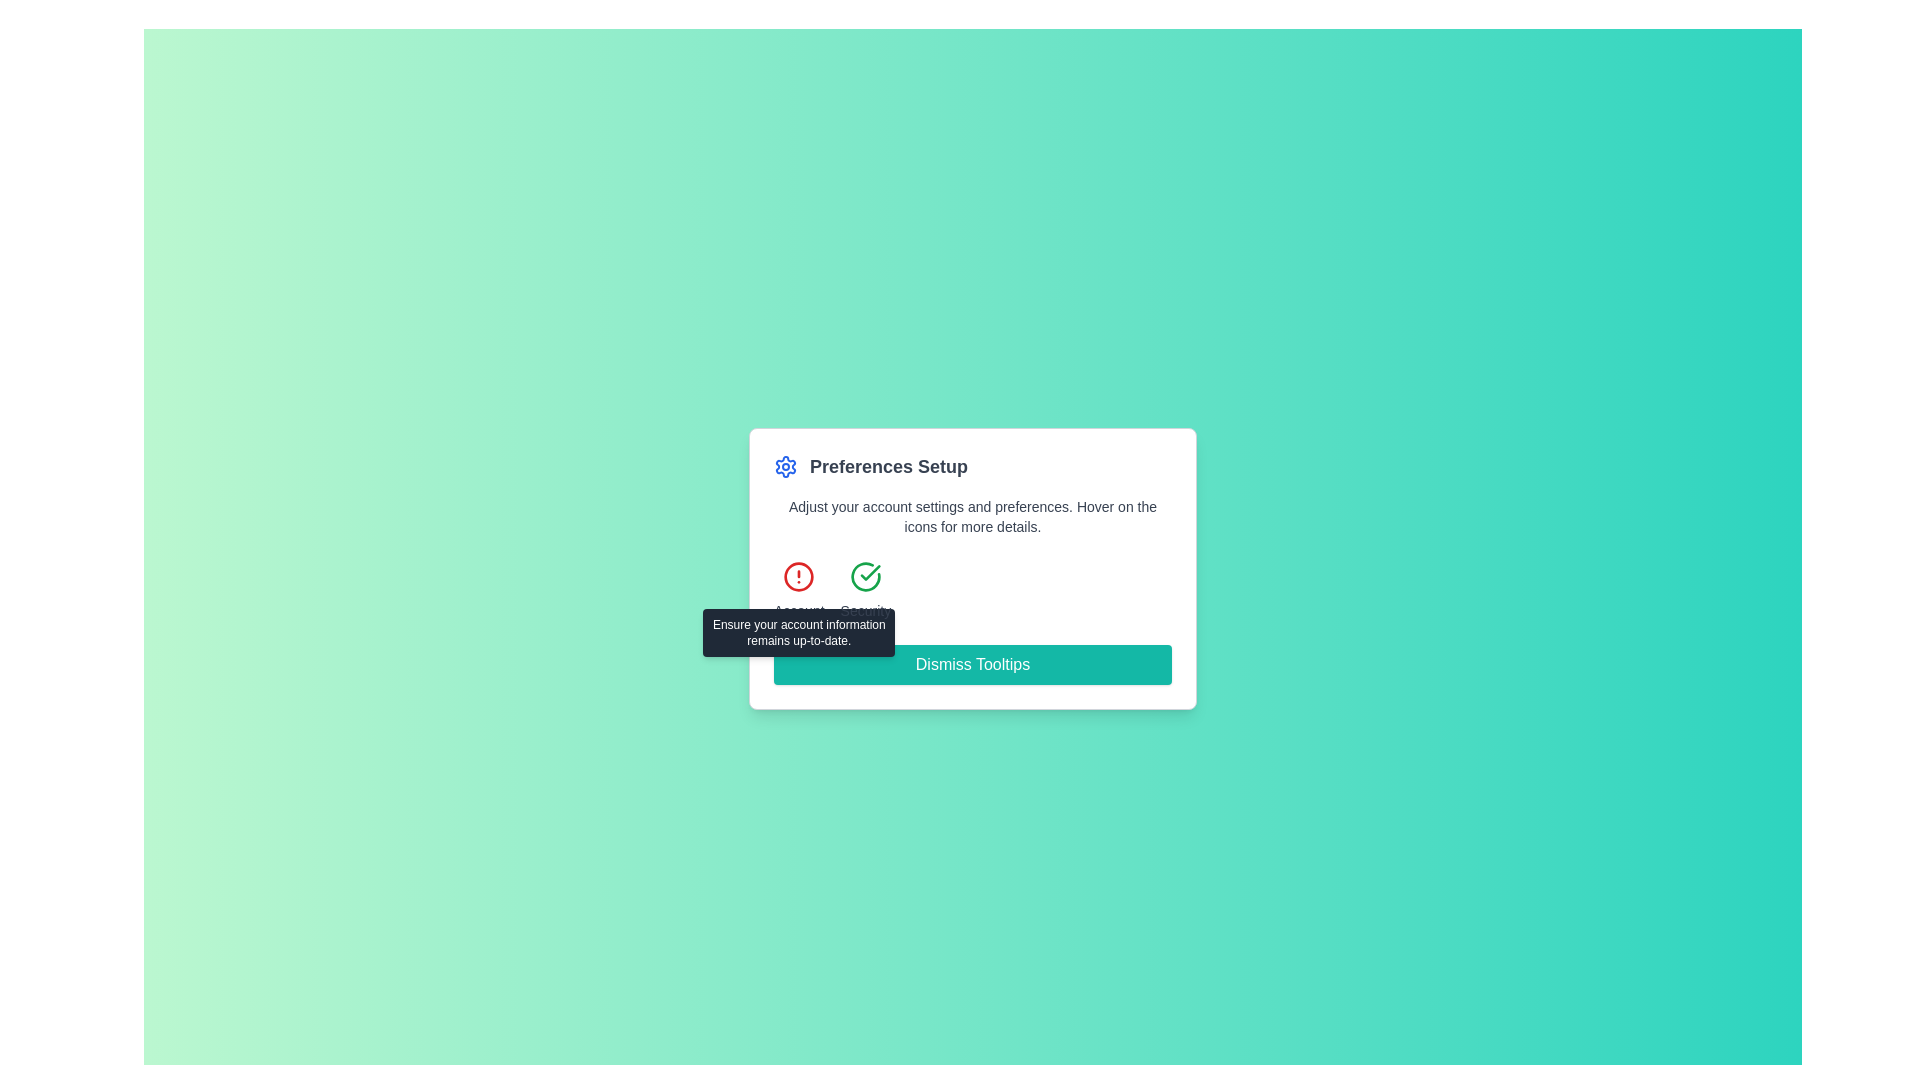 Image resolution: width=1920 pixels, height=1080 pixels. I want to click on the informative text that reads 'Adjust your account settings and preferences.' located in the 'Preferences Setup' panel, which is centered horizontally below the header and above the icons, so click(973, 515).